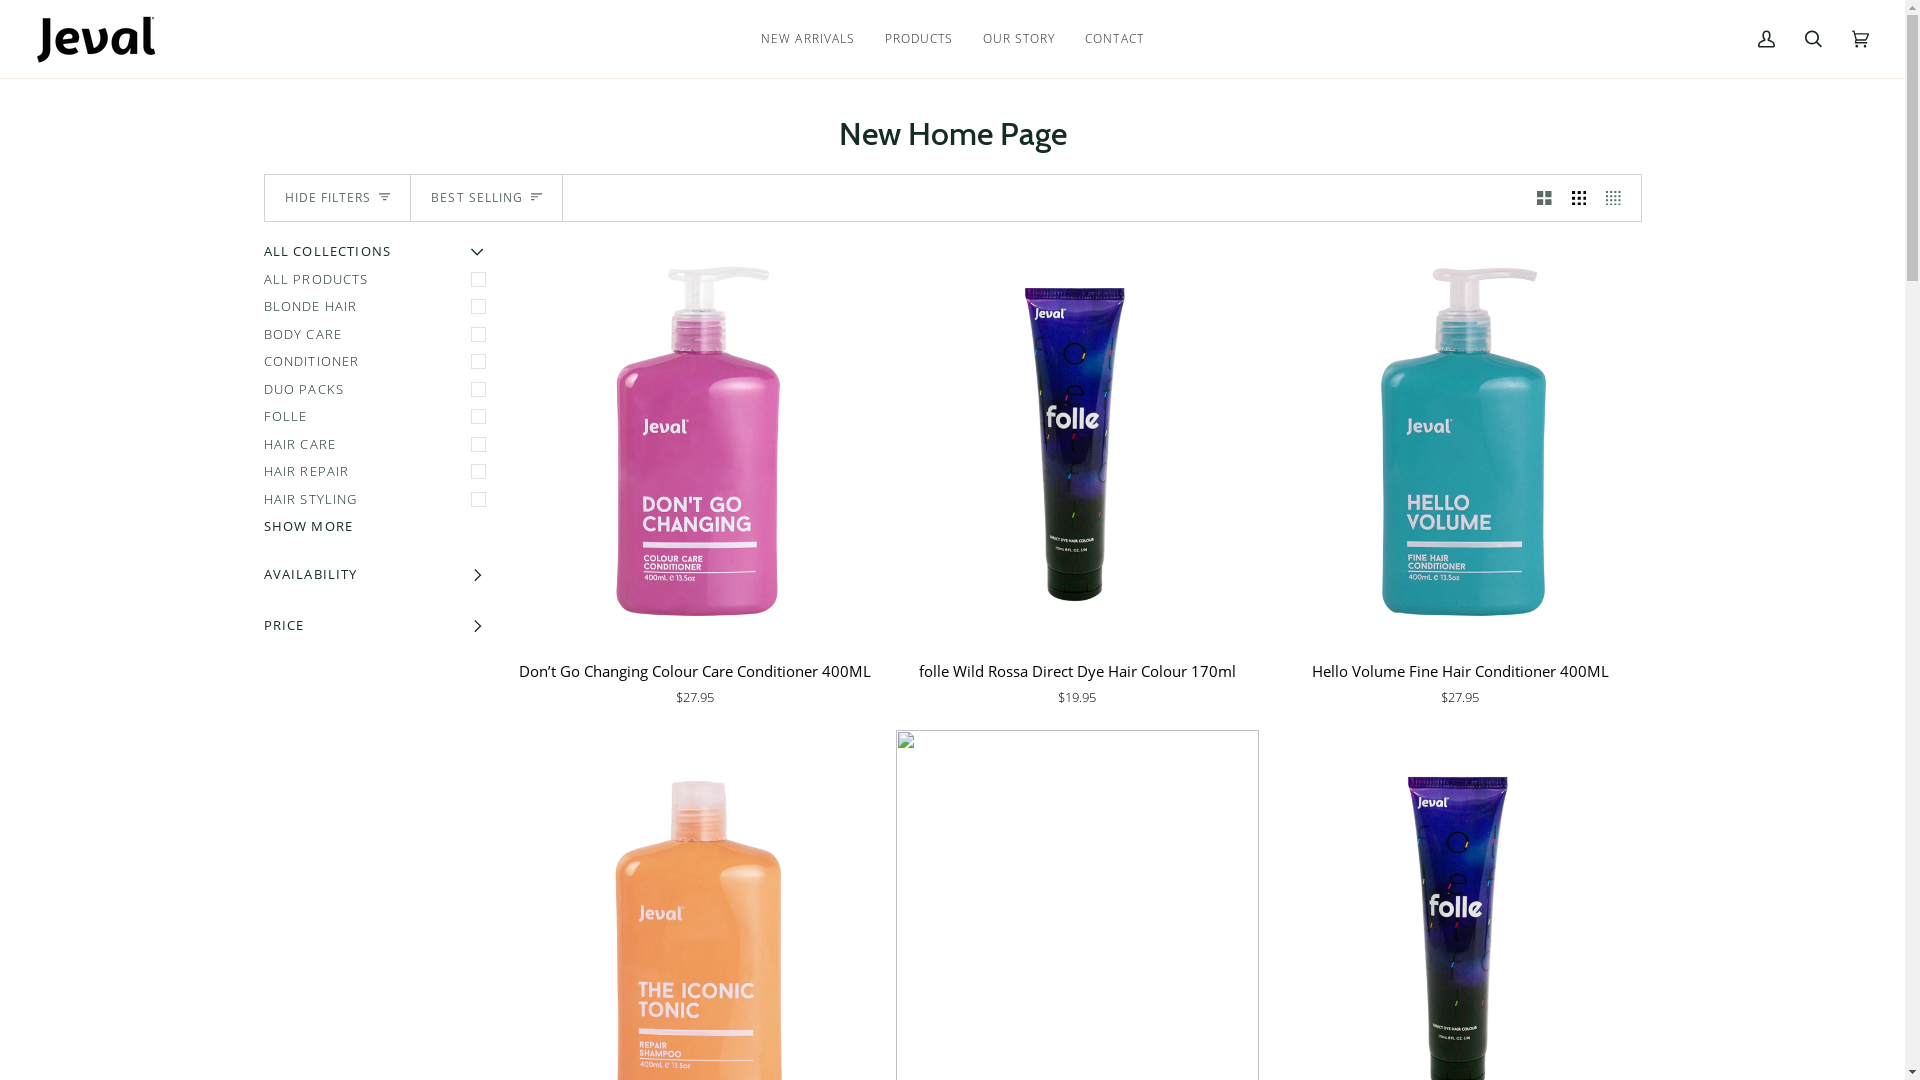 This screenshot has height=1080, width=1920. I want to click on 'BEST SELLING', so click(486, 197).